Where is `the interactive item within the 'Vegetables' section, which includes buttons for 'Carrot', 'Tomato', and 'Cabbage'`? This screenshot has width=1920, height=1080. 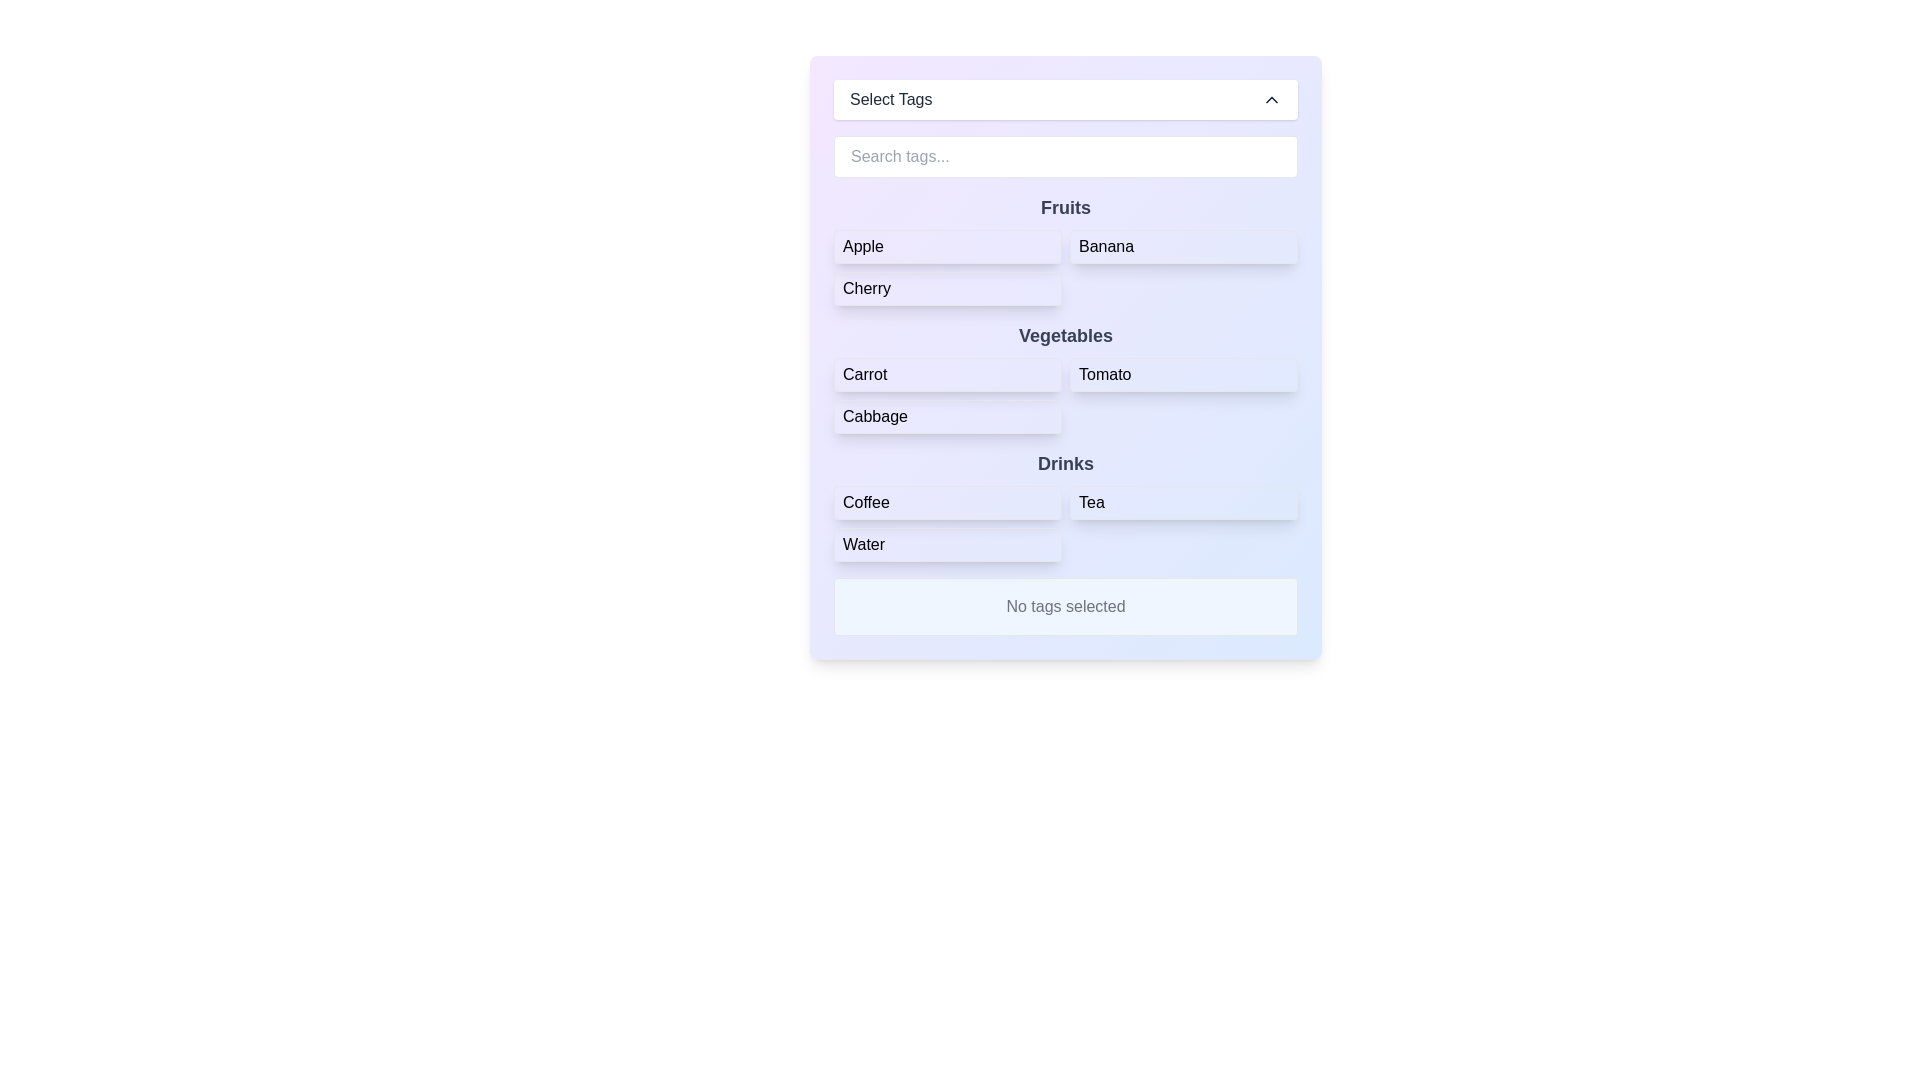 the interactive item within the 'Vegetables' section, which includes buttons for 'Carrot', 'Tomato', and 'Cabbage' is located at coordinates (1064, 378).